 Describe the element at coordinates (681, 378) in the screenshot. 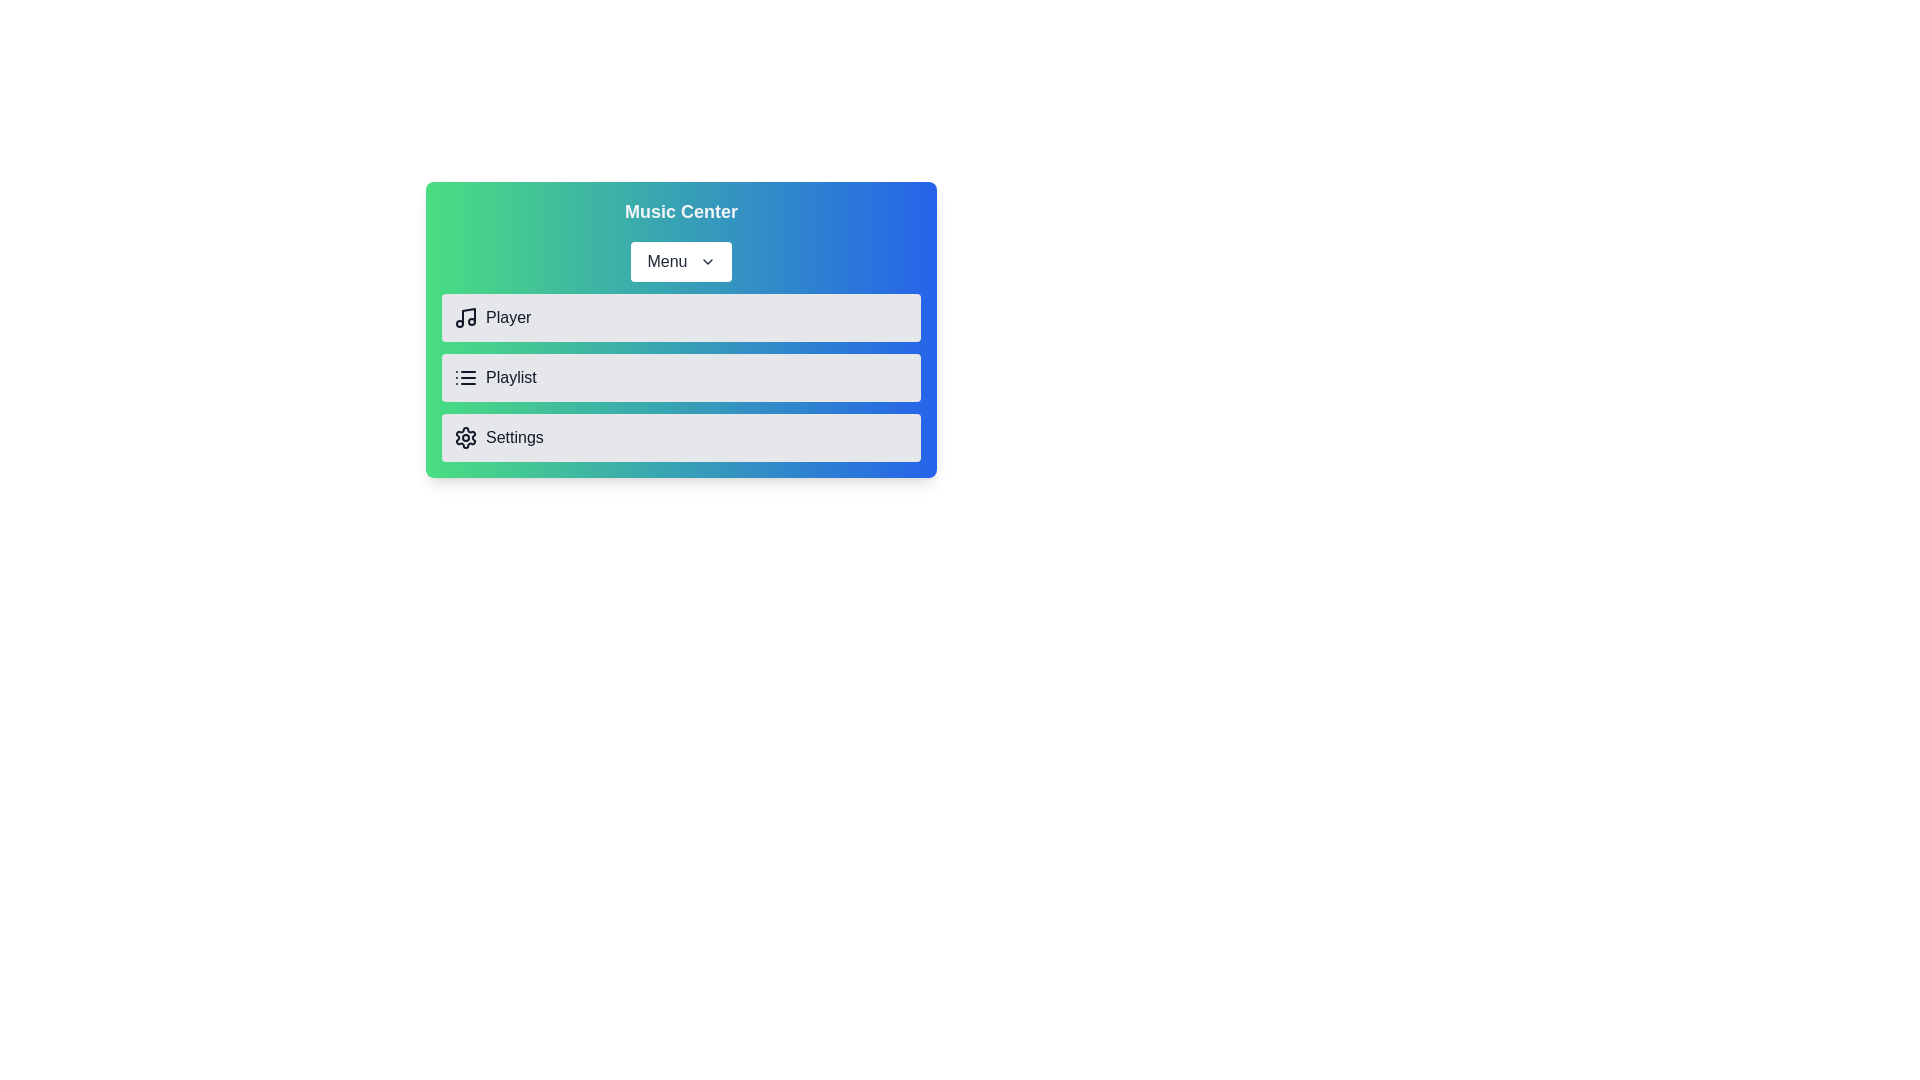

I see `the 'Playlist' option in the menu` at that location.